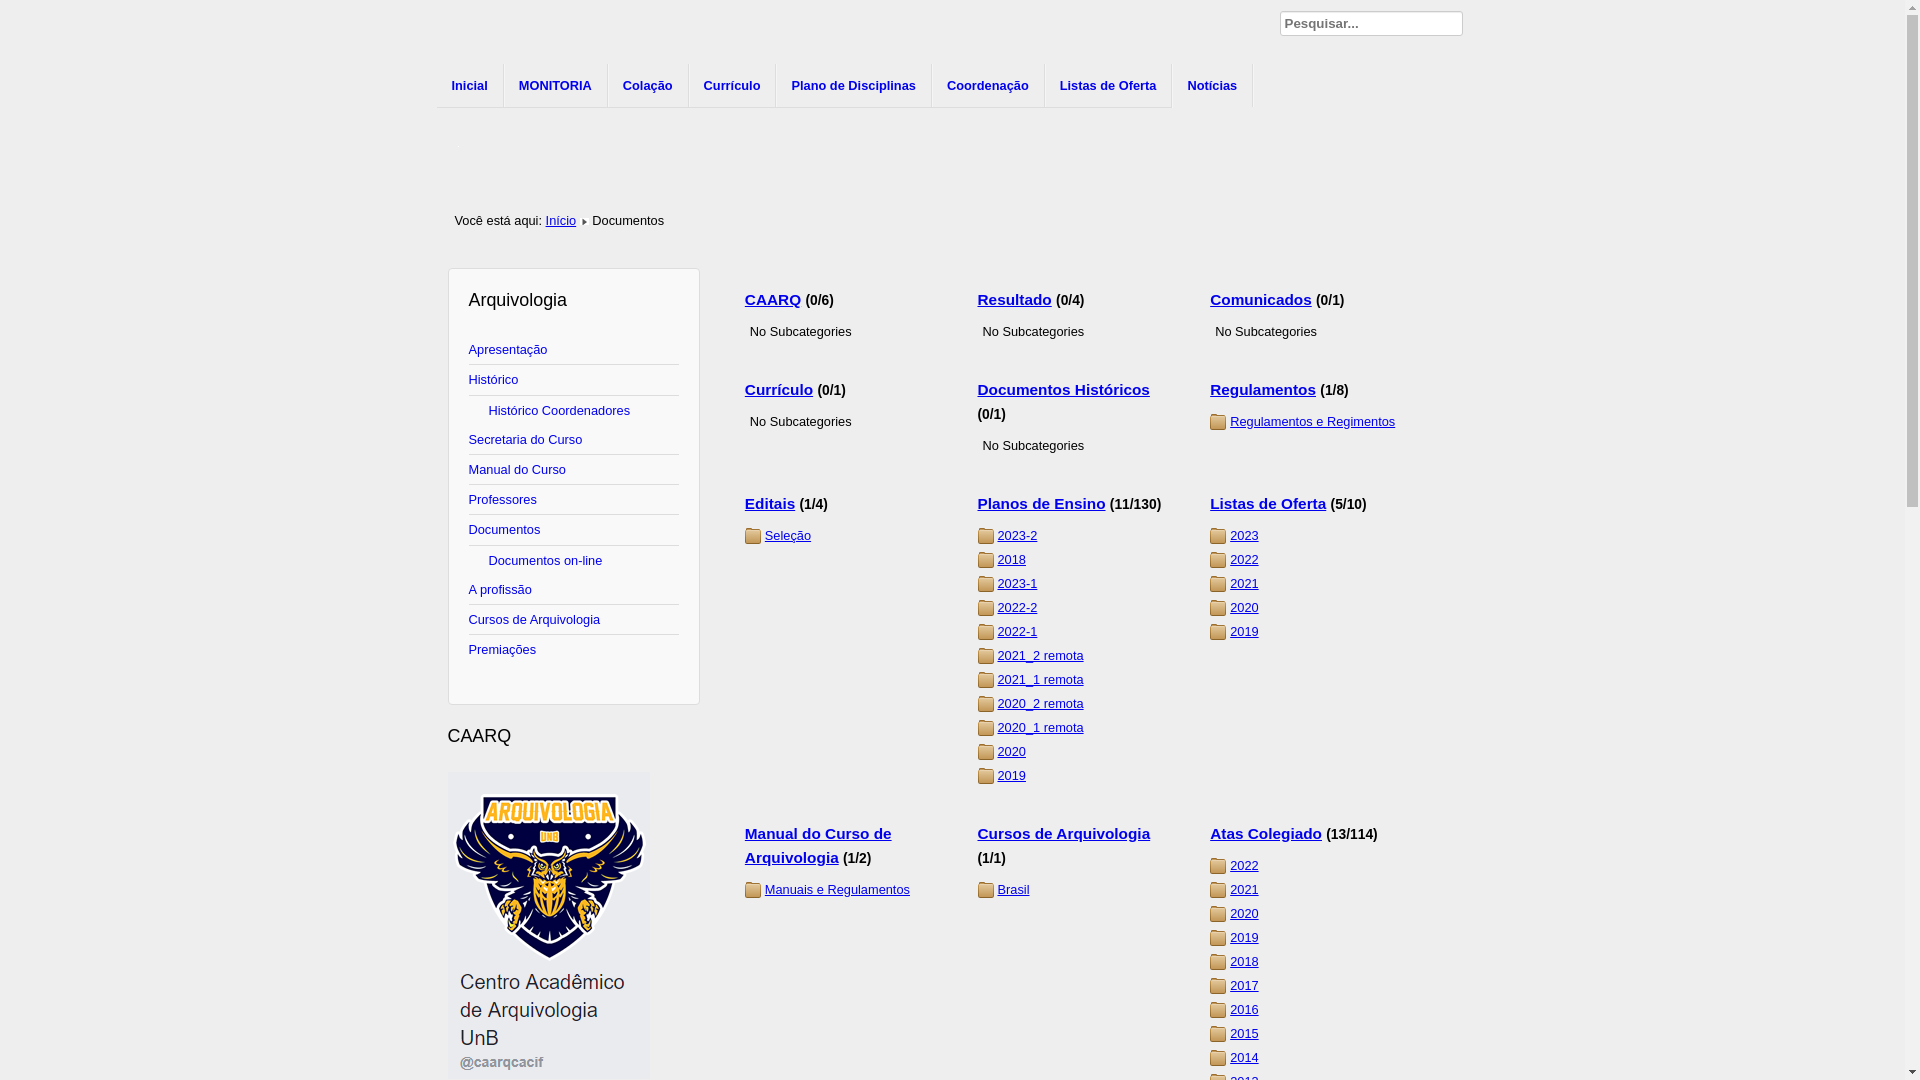  What do you see at coordinates (1040, 727) in the screenshot?
I see `'2020_1 remota'` at bounding box center [1040, 727].